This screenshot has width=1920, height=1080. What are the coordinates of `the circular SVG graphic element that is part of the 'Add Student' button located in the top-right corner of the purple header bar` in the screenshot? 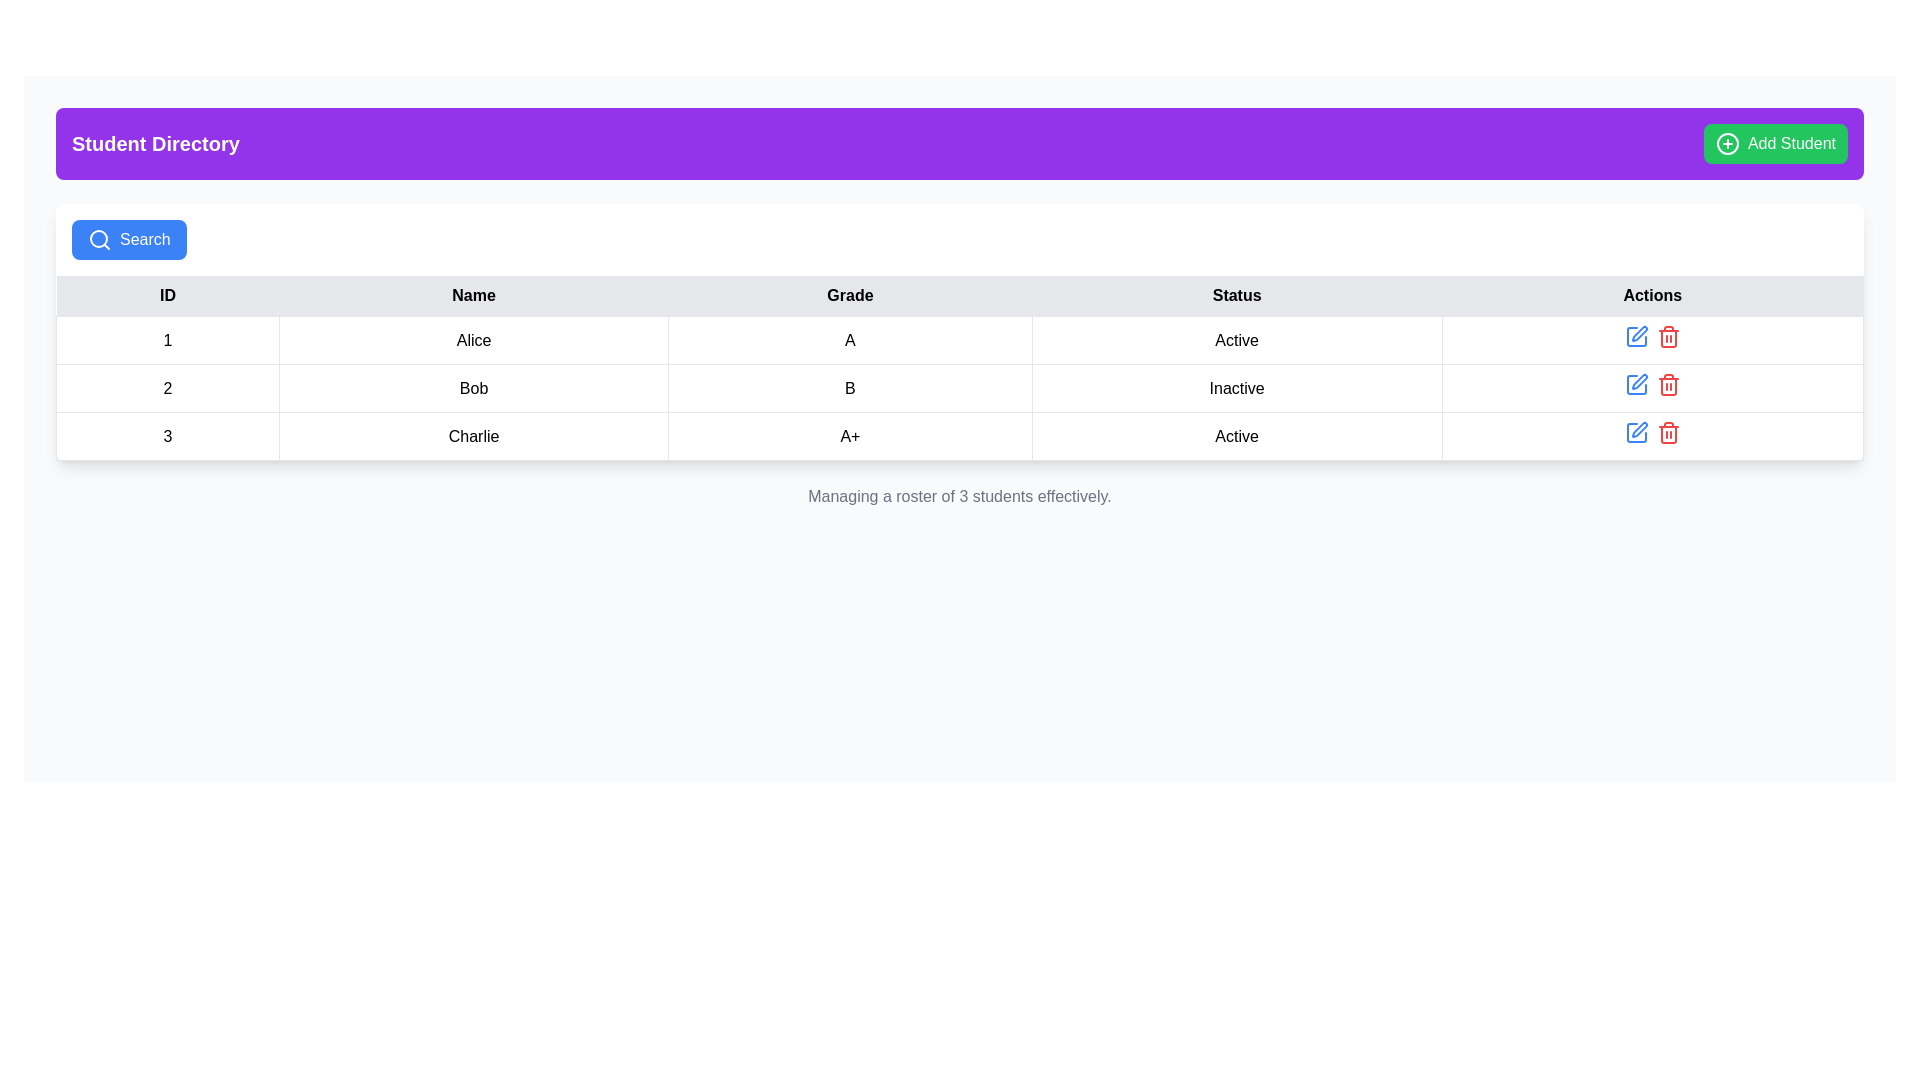 It's located at (1727, 142).